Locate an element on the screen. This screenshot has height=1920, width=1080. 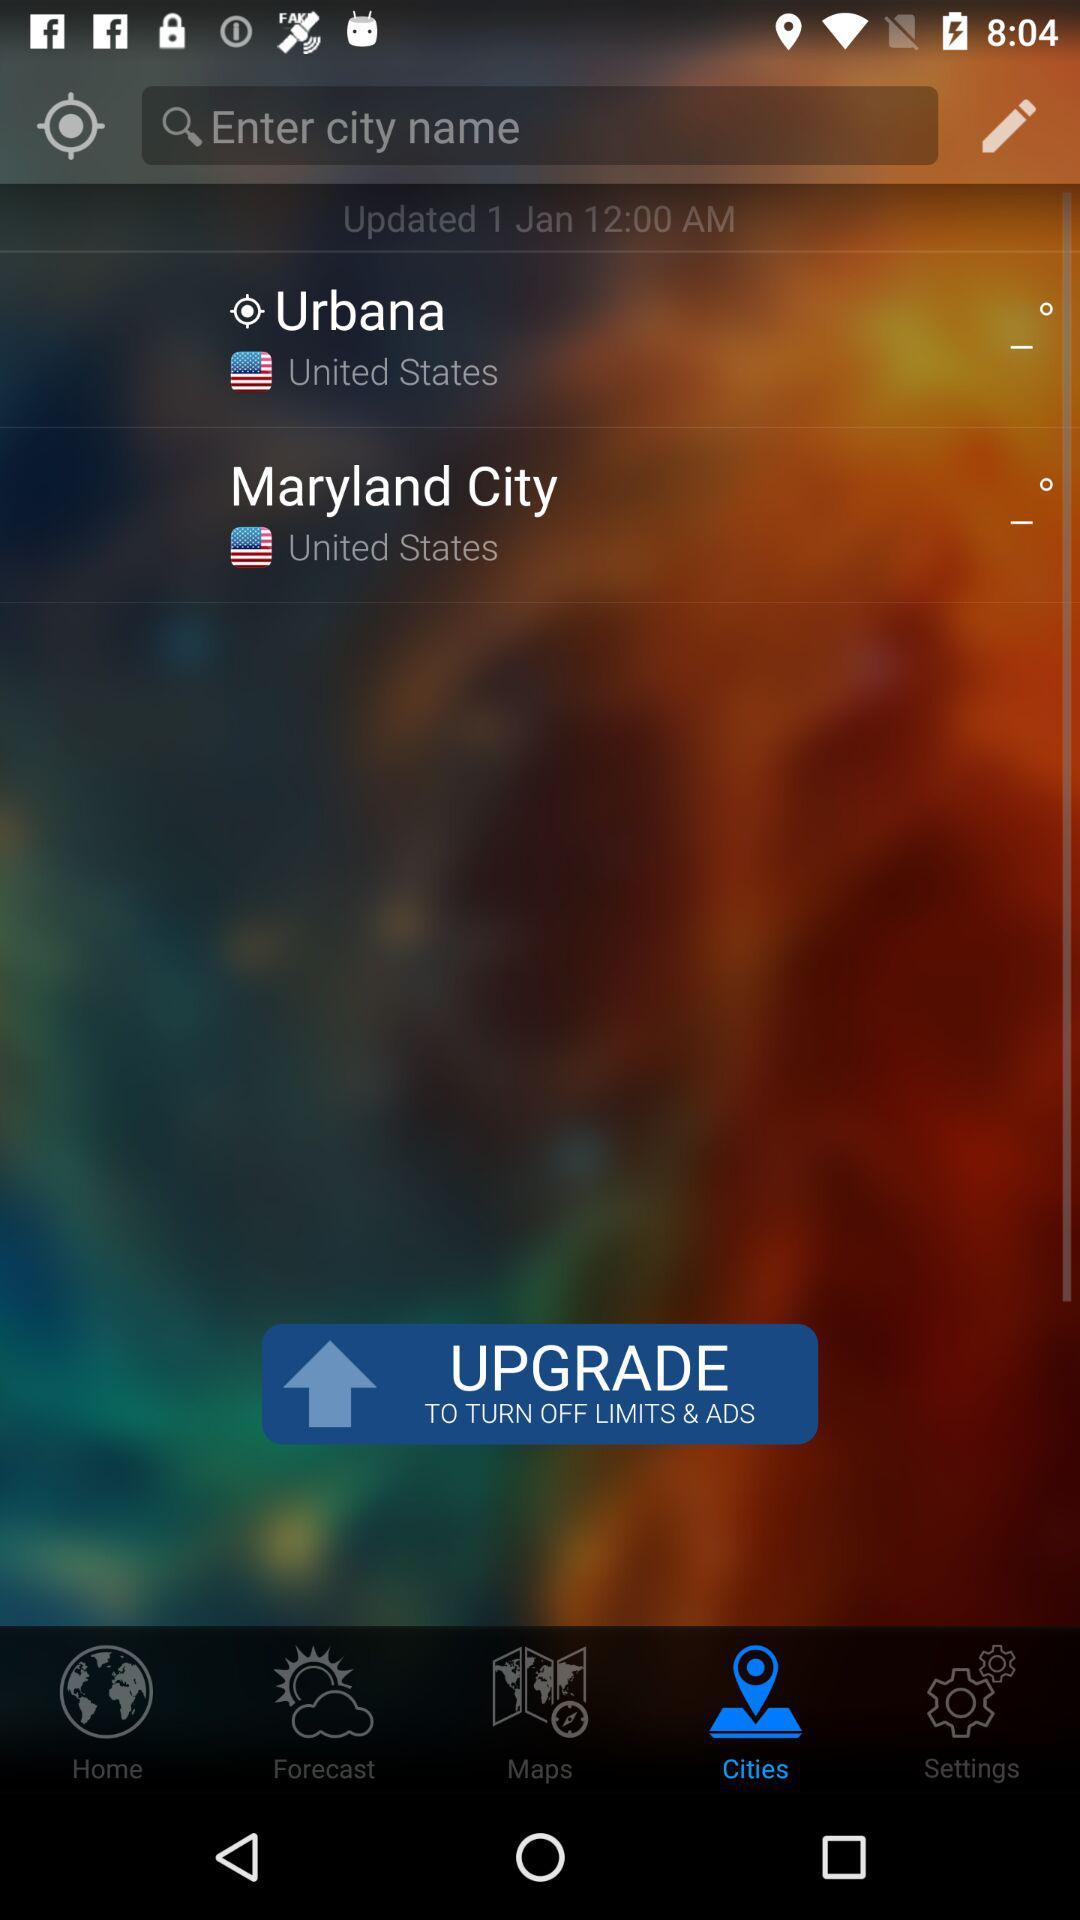
the edit icon is located at coordinates (1009, 124).